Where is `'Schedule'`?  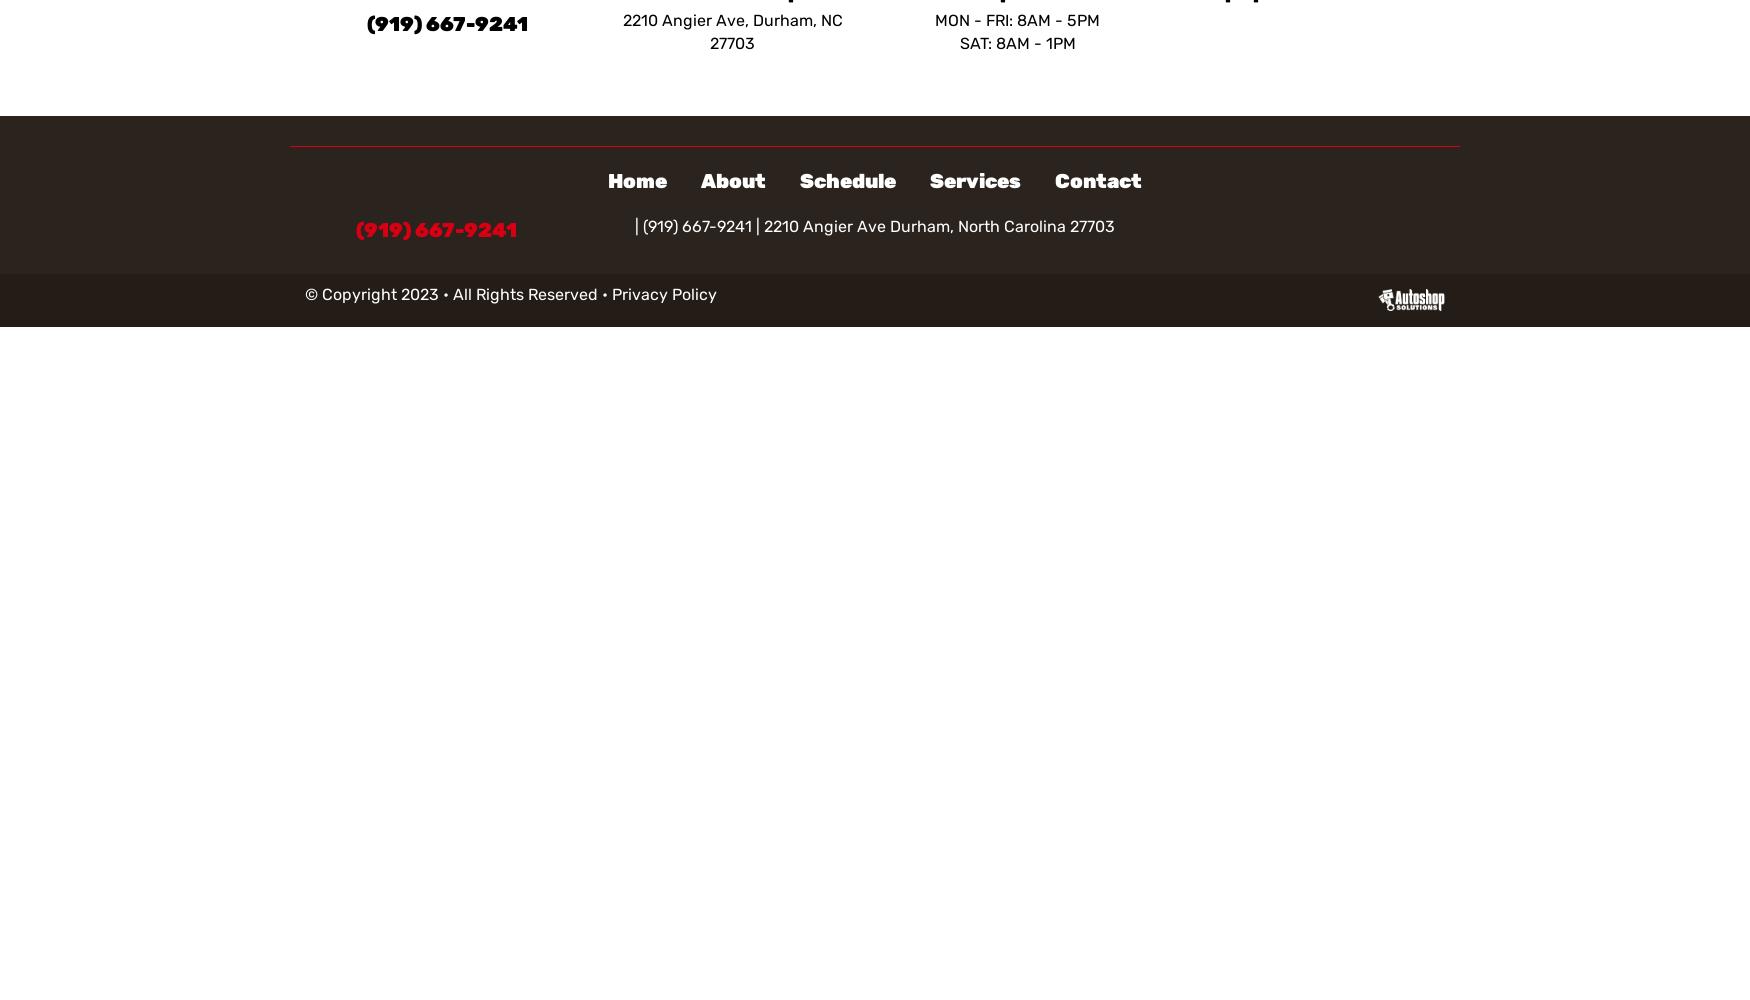 'Schedule' is located at coordinates (848, 181).